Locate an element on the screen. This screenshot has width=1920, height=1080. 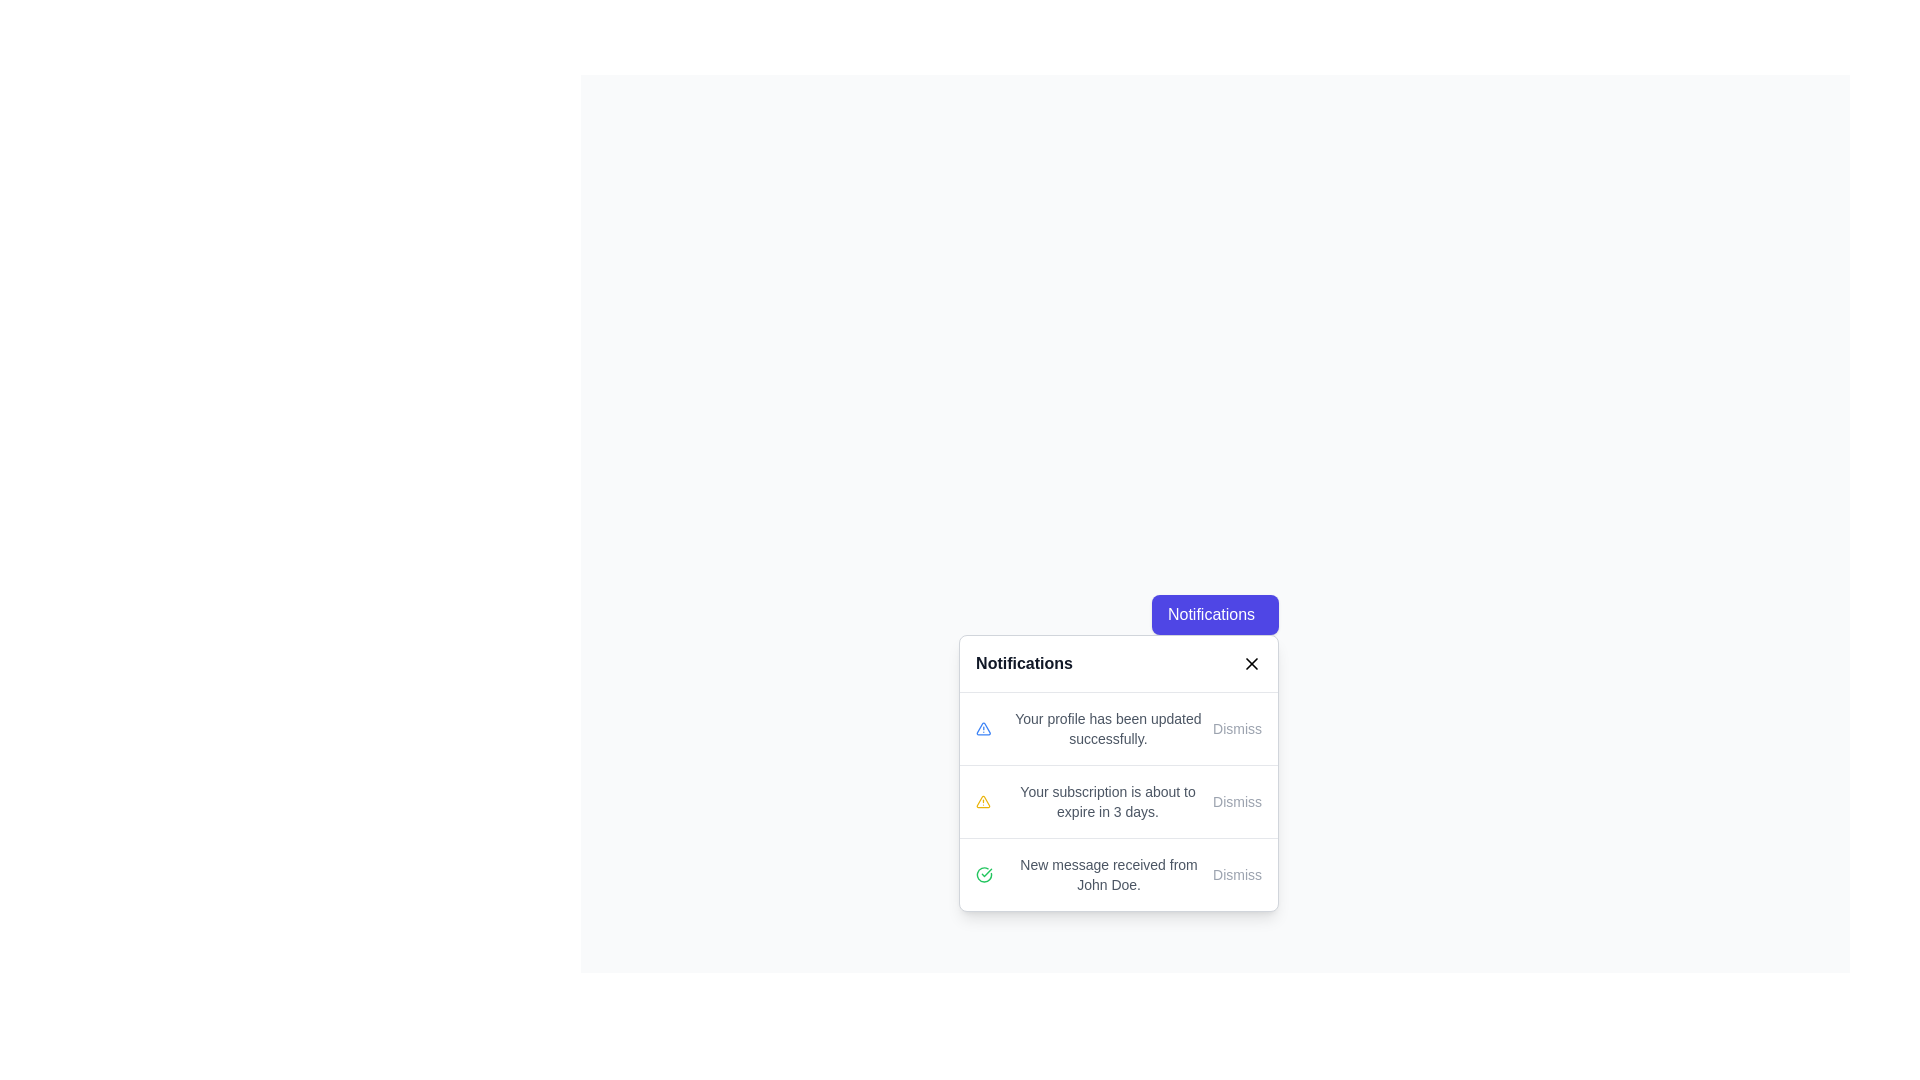
the 'Dismiss' button located at the bottom-right corner of the notification card is located at coordinates (1236, 729).